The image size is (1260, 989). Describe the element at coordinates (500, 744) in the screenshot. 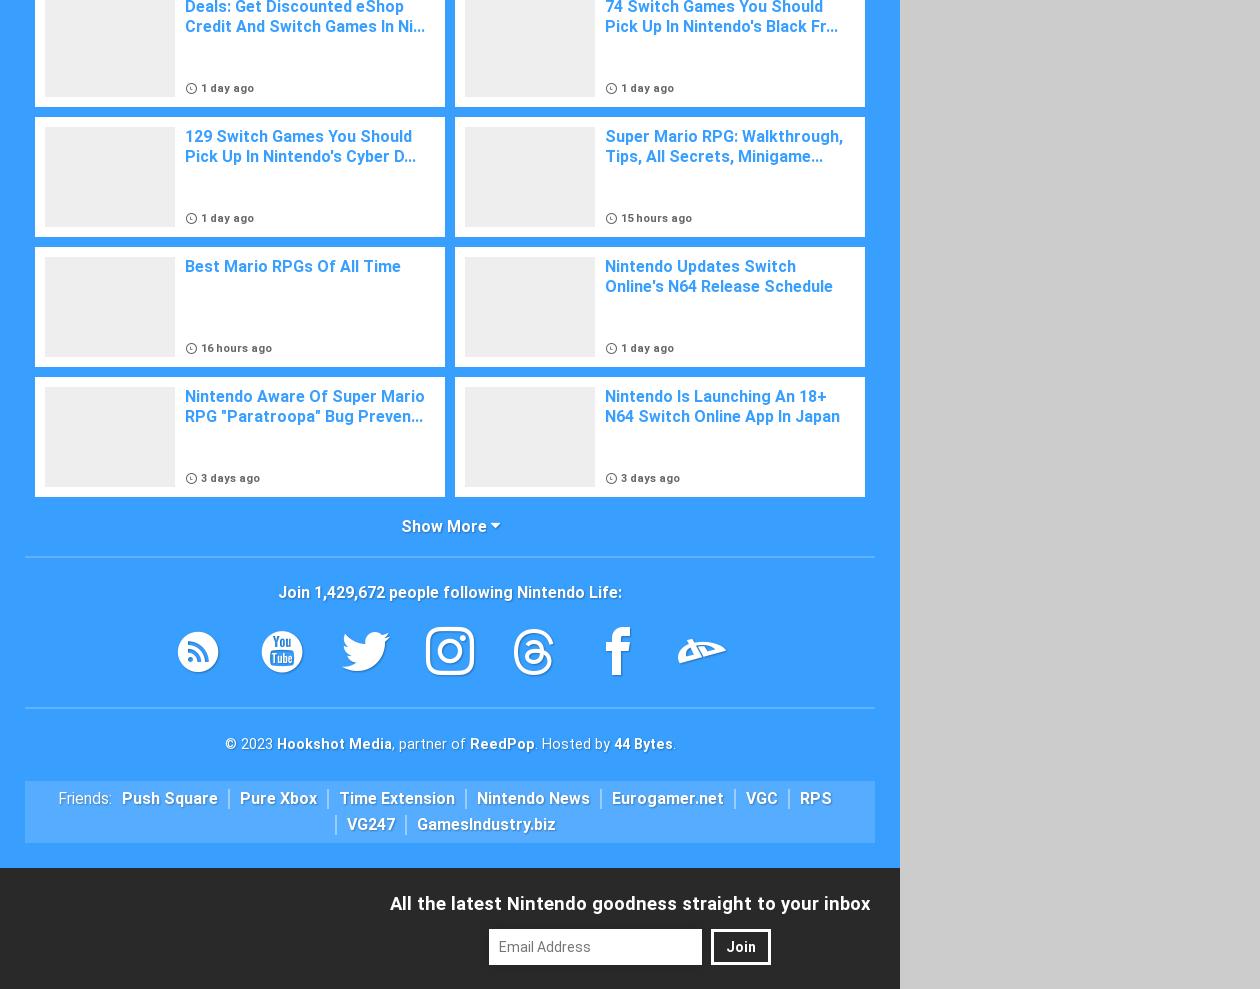

I see `'ReedPop'` at that location.